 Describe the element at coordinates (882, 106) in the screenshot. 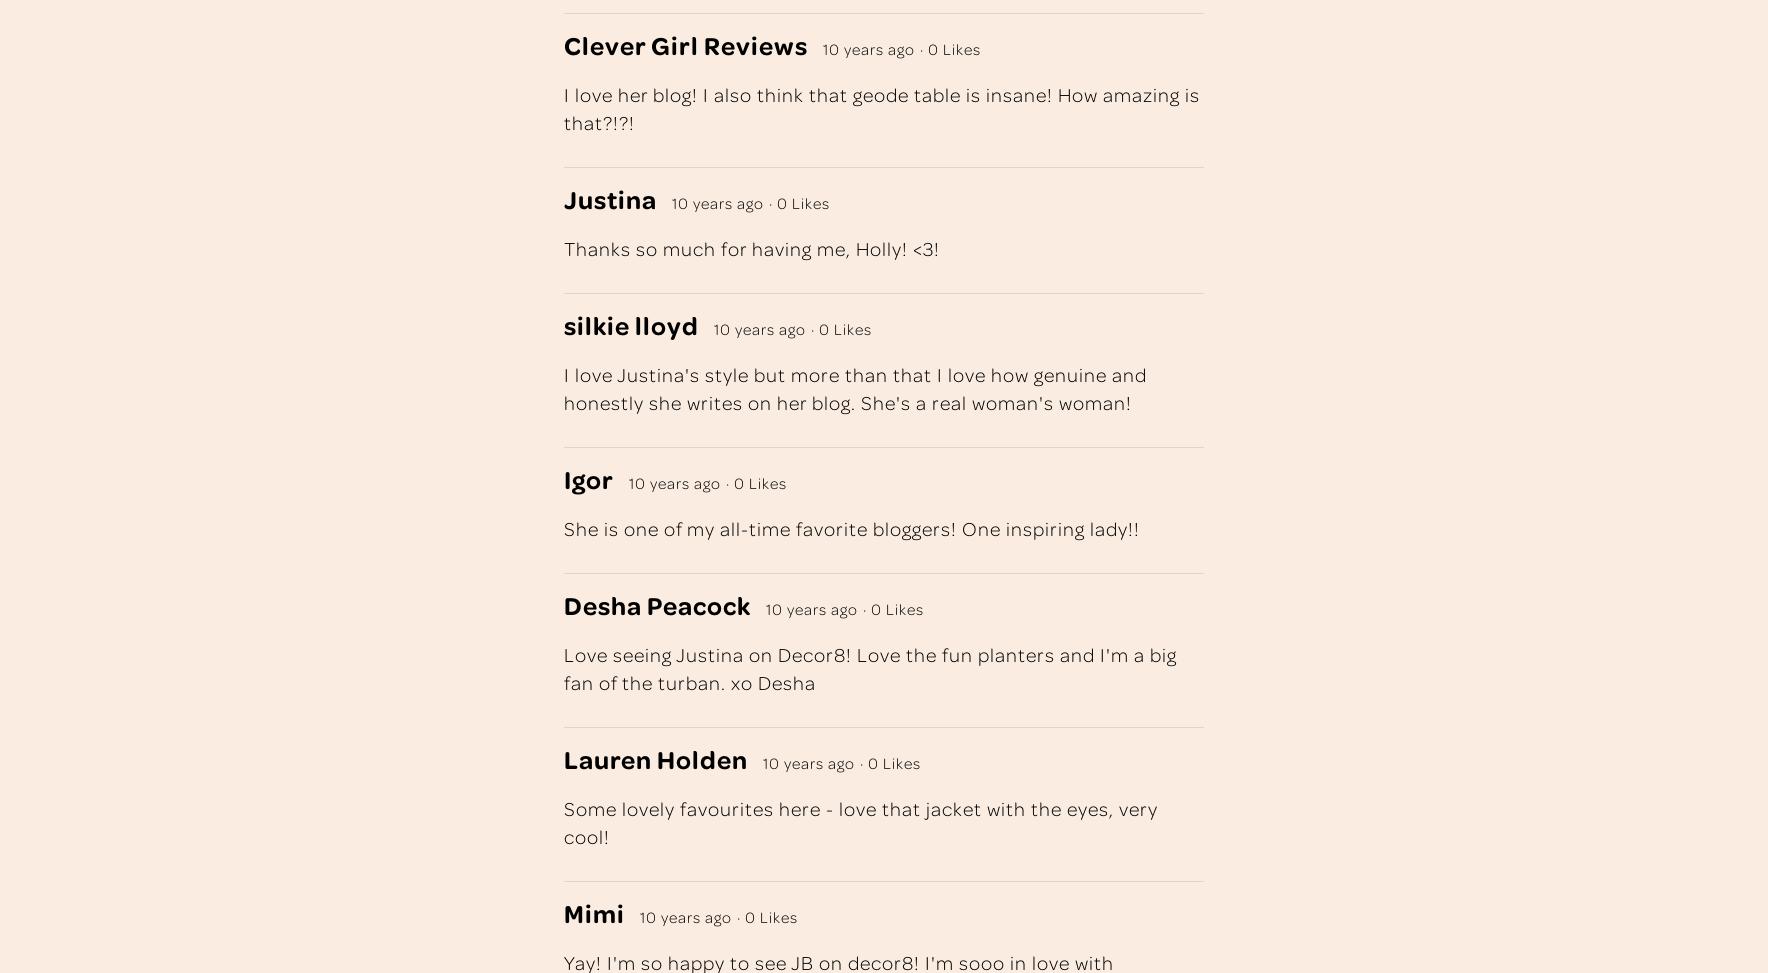

I see `'I love her blog! I also think that geode table is insane! How amazing is that?!?!'` at that location.